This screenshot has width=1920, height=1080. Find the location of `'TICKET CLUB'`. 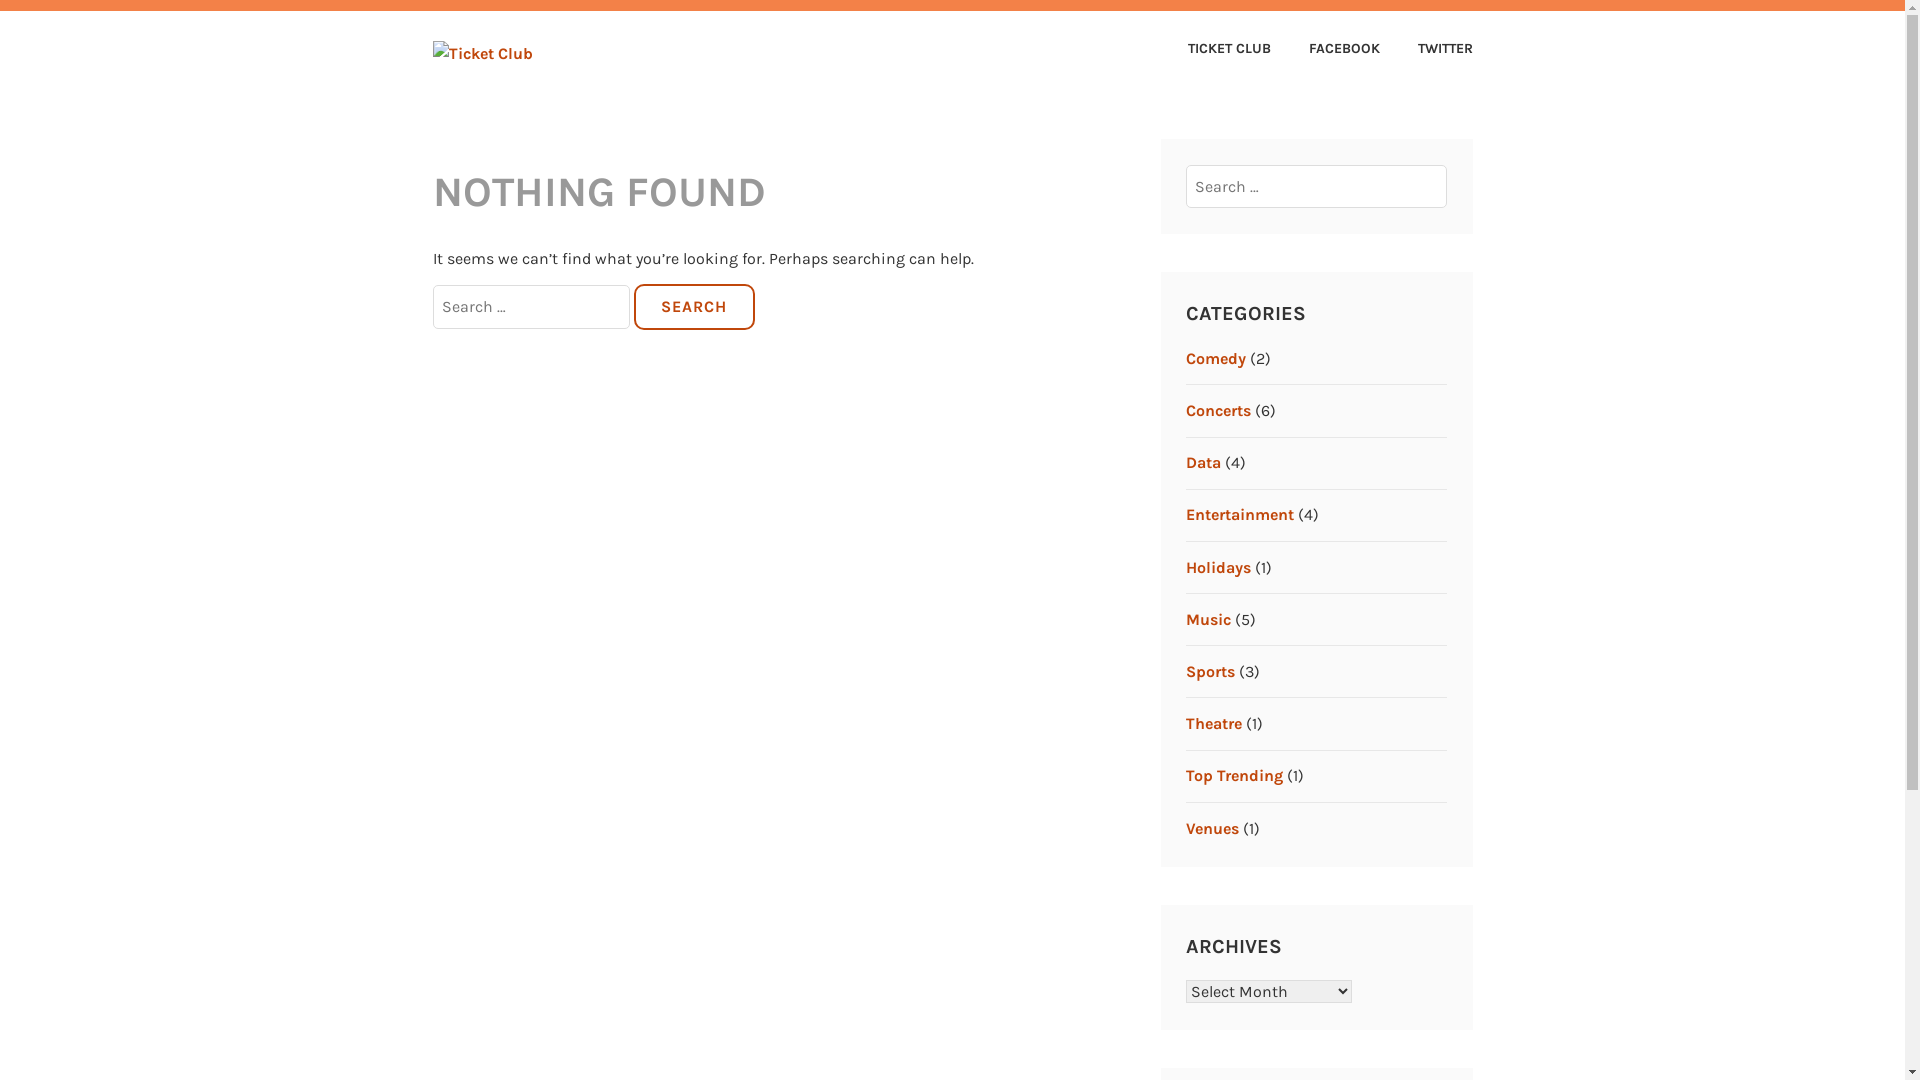

'TICKET CLUB' is located at coordinates (1212, 49).